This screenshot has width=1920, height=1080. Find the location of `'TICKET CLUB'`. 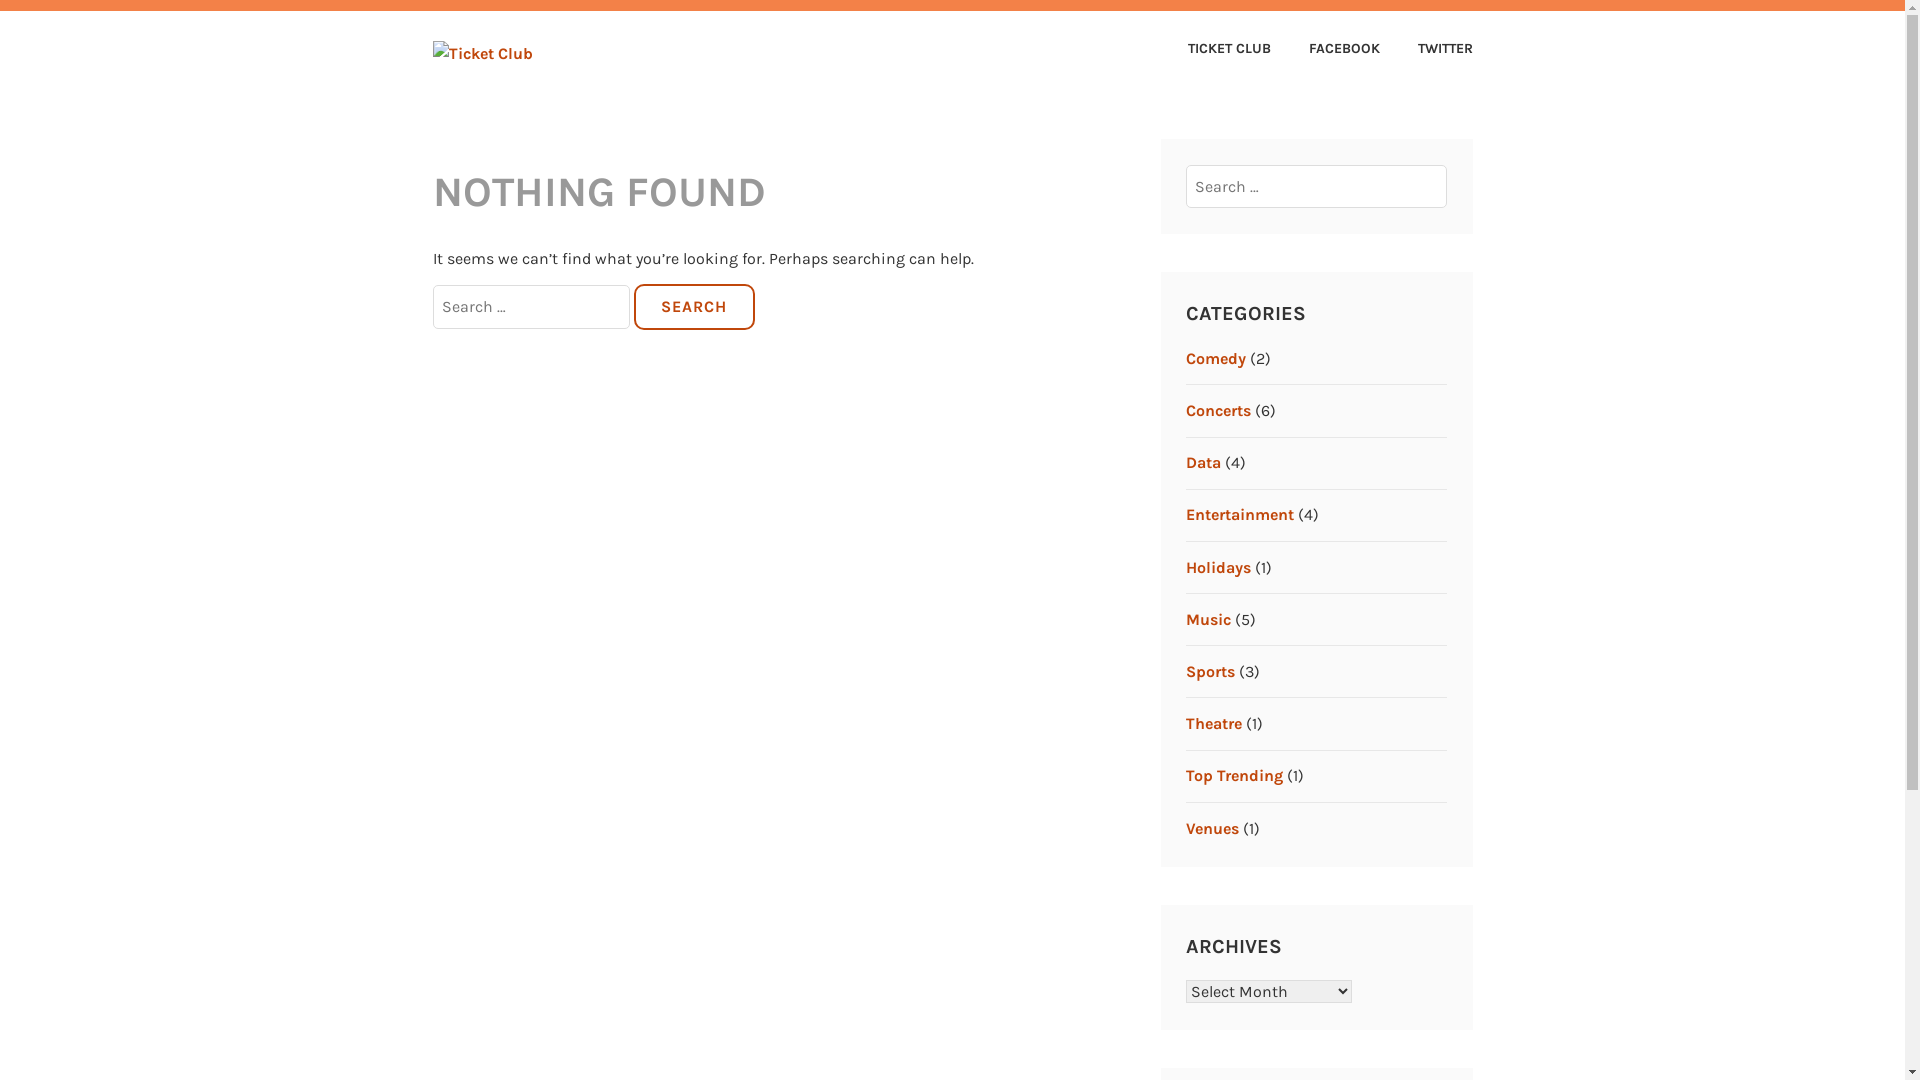

'TICKET CLUB' is located at coordinates (1212, 49).